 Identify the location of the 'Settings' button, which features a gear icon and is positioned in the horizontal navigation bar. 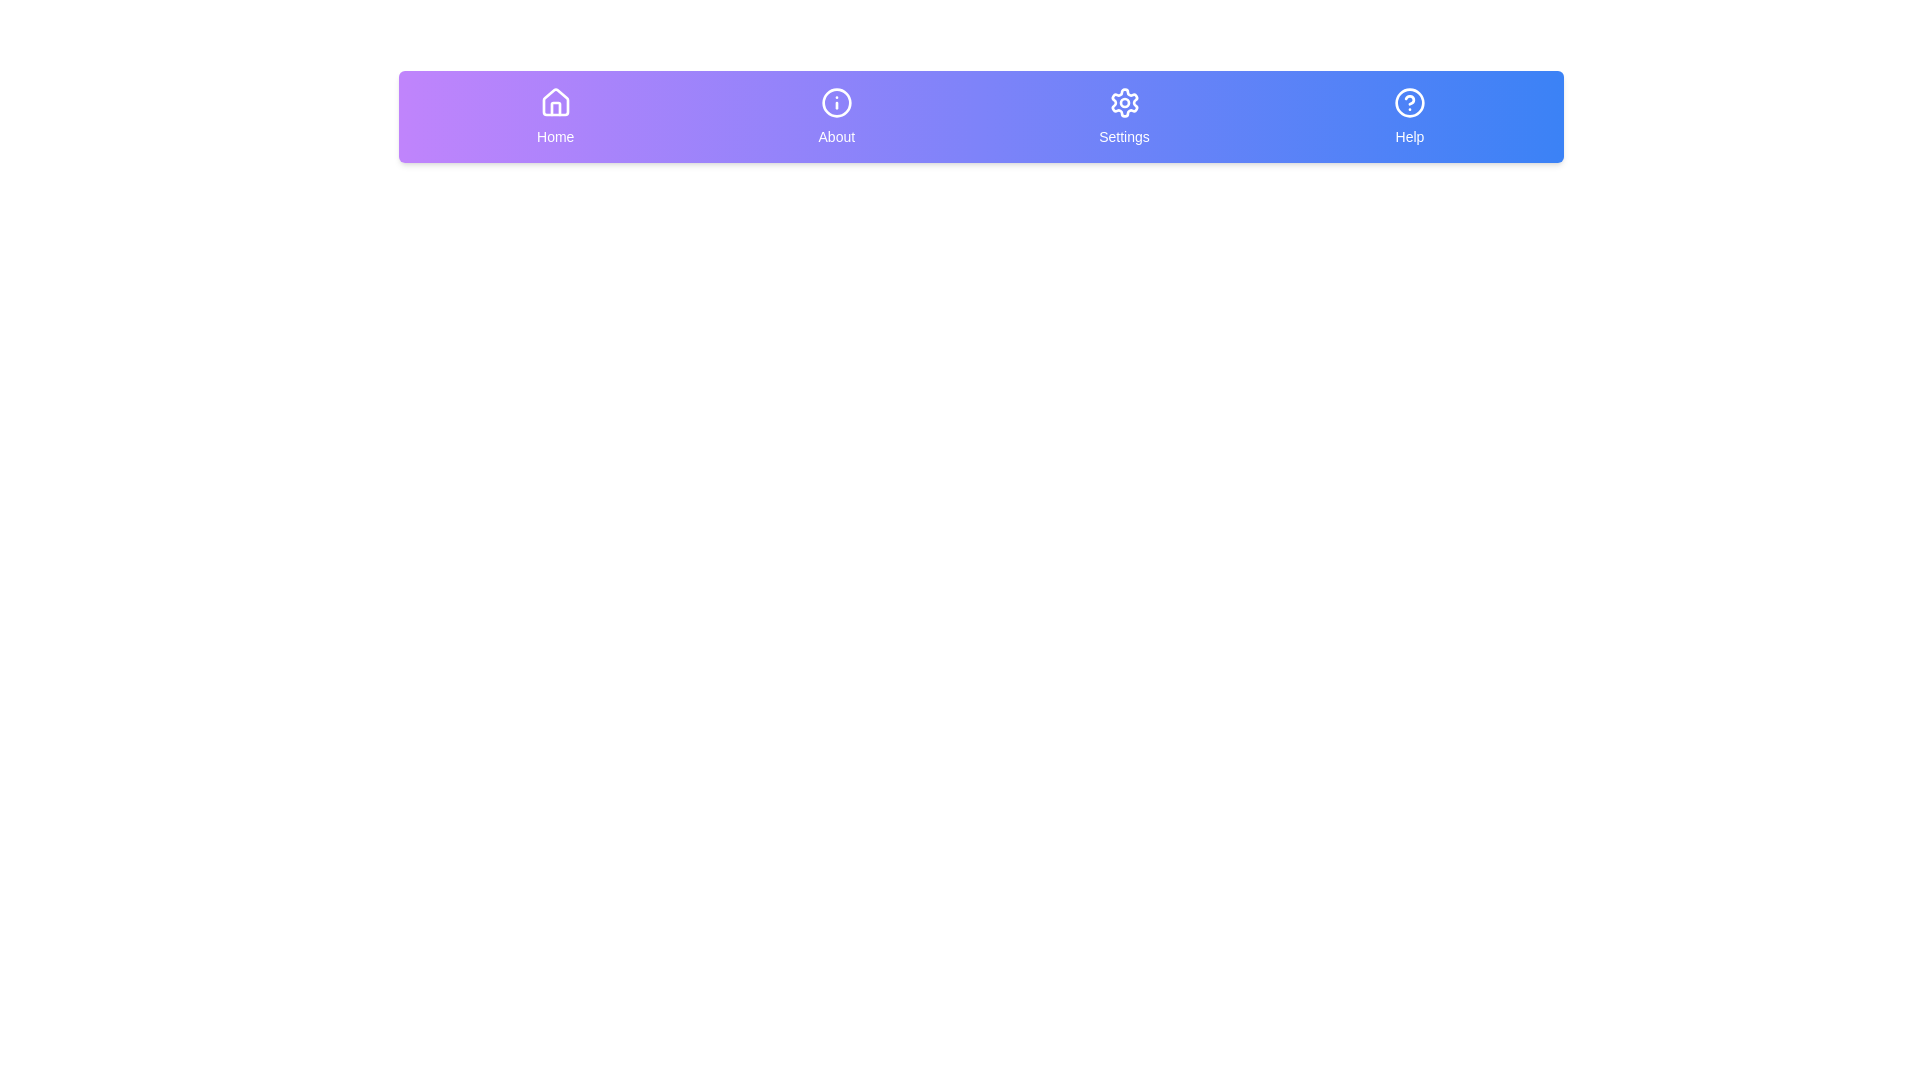
(1124, 116).